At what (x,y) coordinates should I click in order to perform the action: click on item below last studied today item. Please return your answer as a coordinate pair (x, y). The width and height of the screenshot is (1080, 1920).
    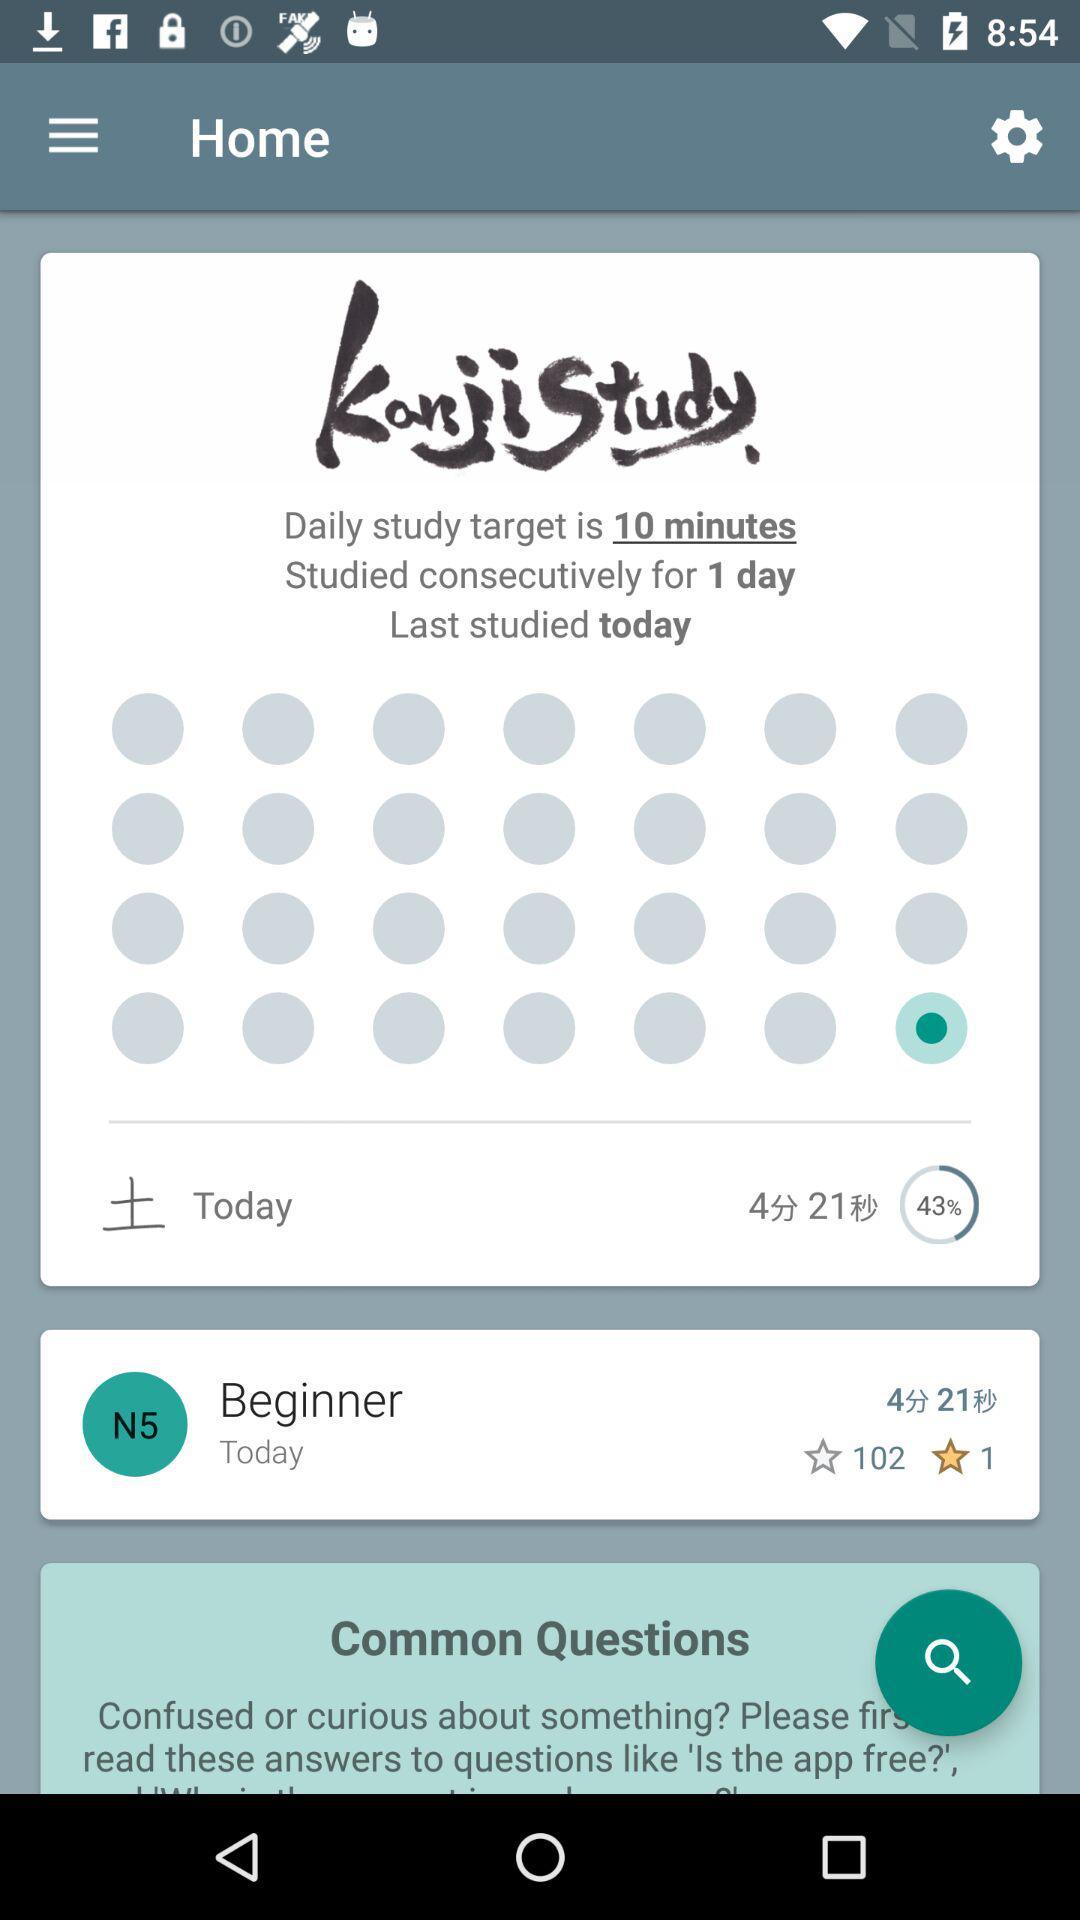
    Looking at the image, I should click on (669, 728).